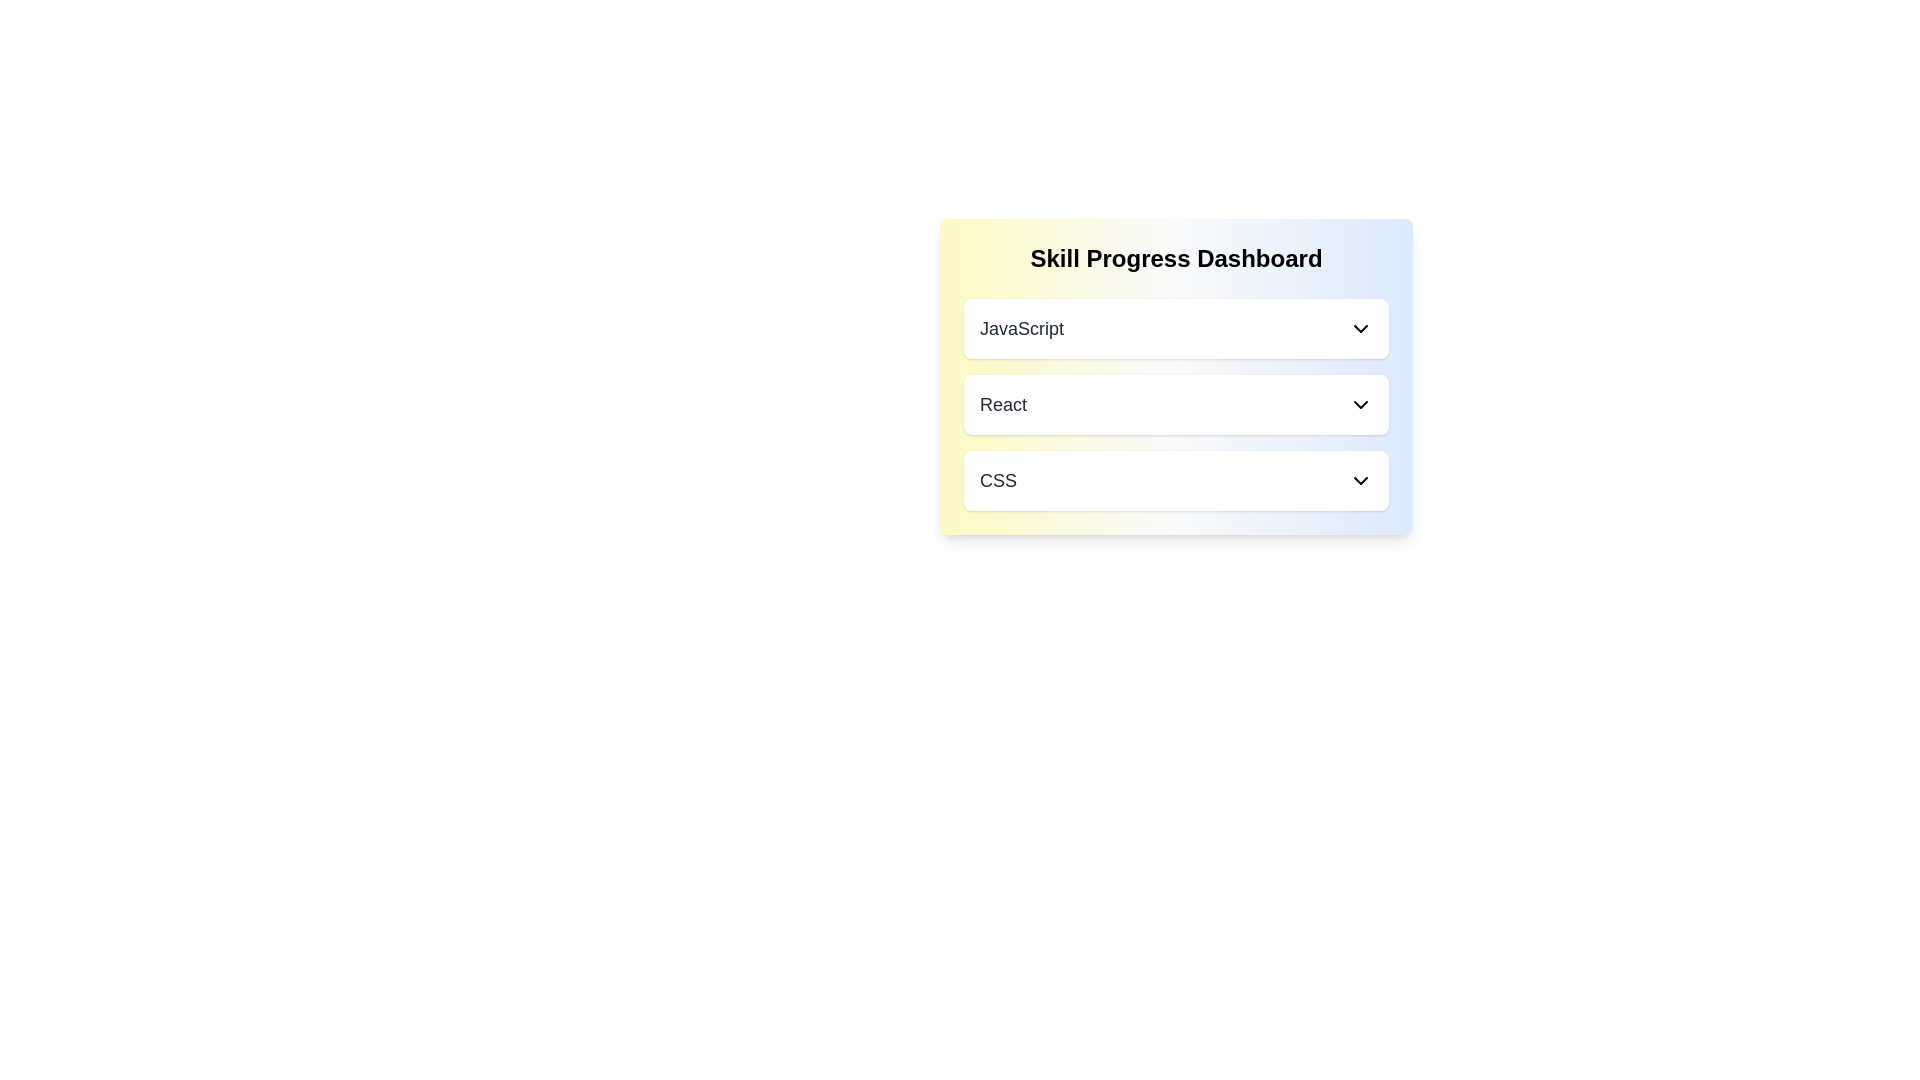 The width and height of the screenshot is (1920, 1080). What do you see at coordinates (1176, 327) in the screenshot?
I see `the first dropdown trigger in the list under 'Skill Progress Dashboard'` at bounding box center [1176, 327].